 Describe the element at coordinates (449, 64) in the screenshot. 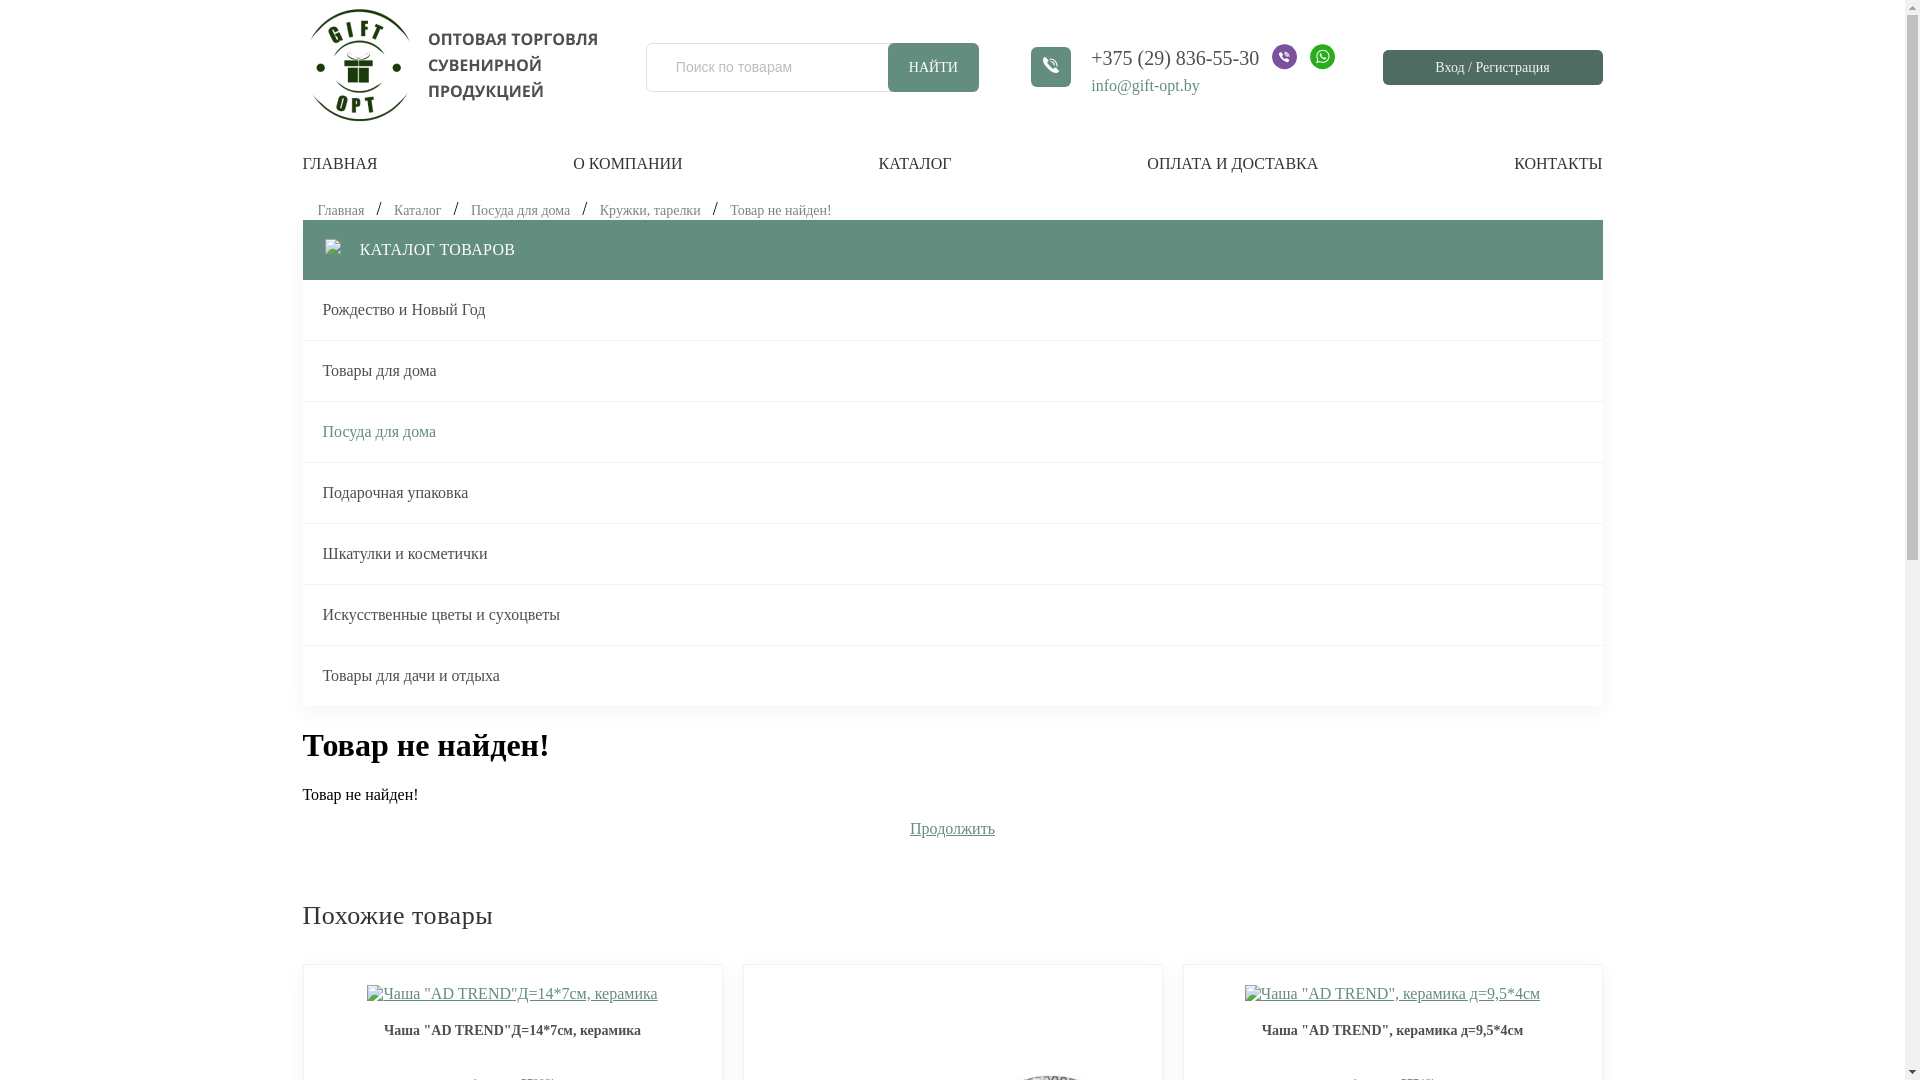

I see `'gift-opt.by'` at that location.